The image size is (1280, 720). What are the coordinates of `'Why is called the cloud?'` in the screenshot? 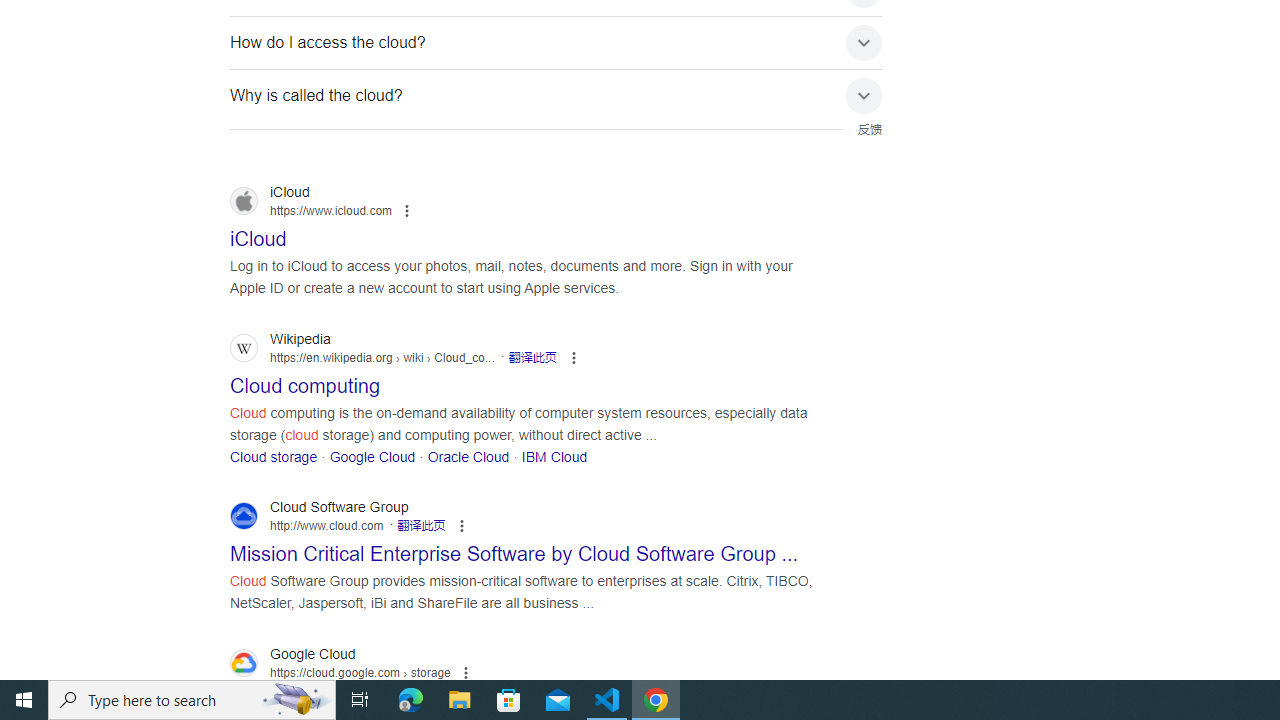 It's located at (556, 95).